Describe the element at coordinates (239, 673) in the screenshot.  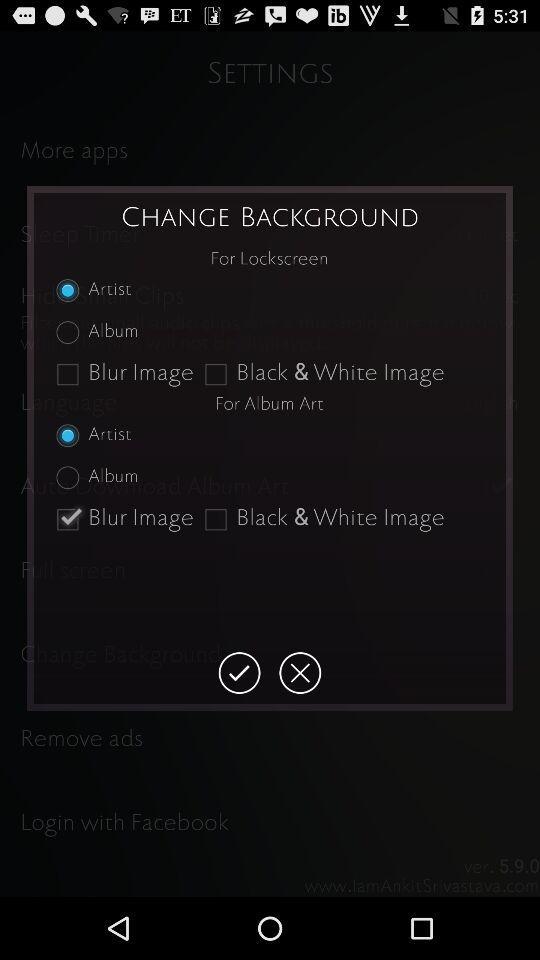
I see `accept` at that location.